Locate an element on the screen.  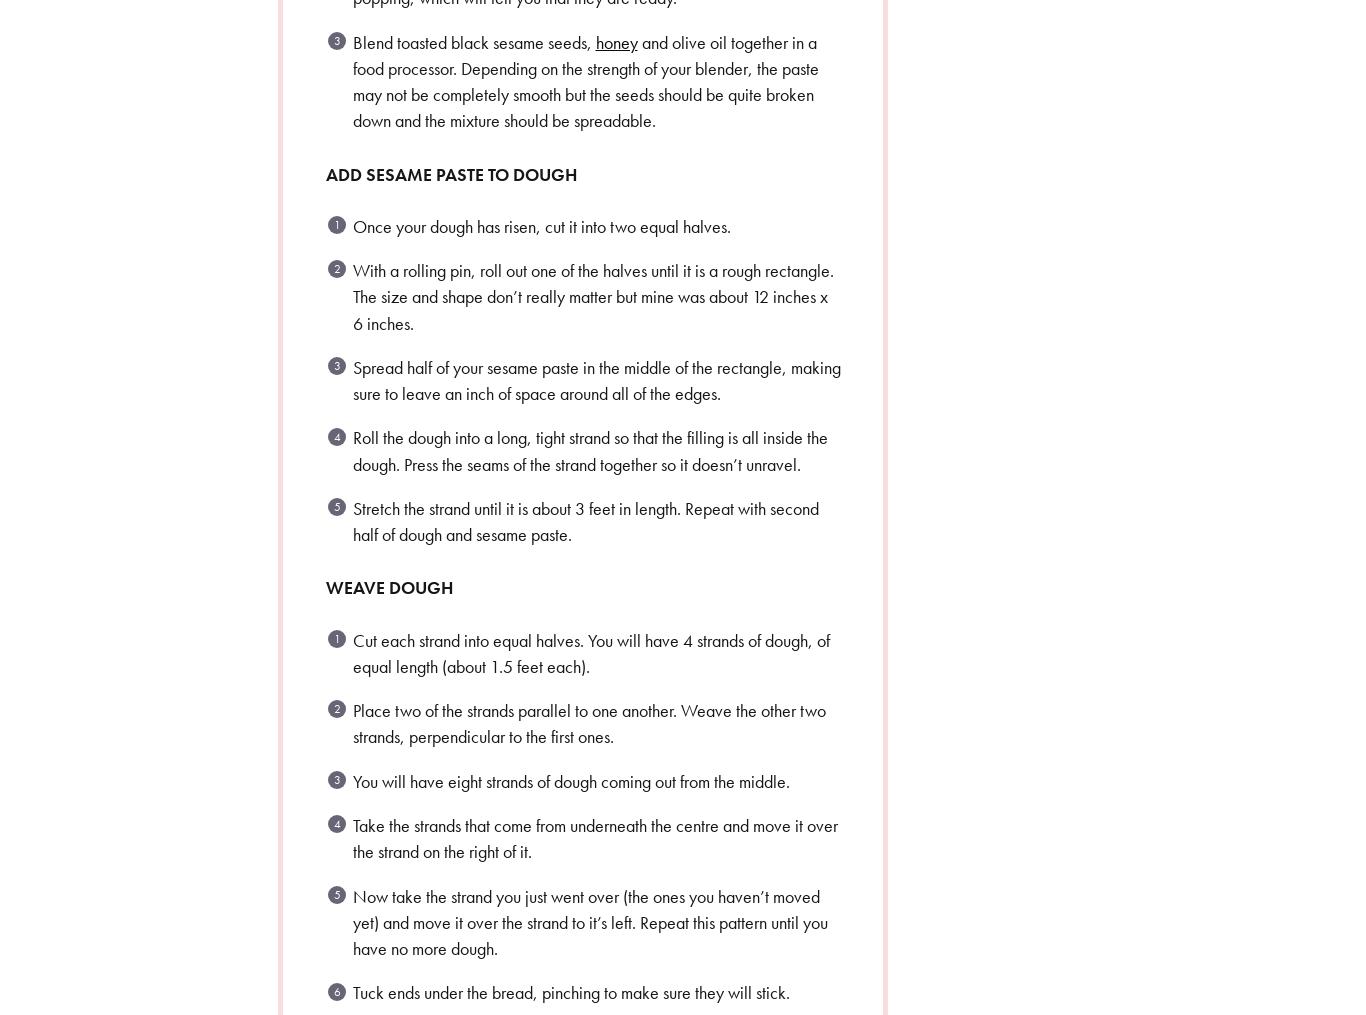
'Place two of the strands parallel to one another. Weave the other two strands, perpendicular to the first ones.' is located at coordinates (351, 723).